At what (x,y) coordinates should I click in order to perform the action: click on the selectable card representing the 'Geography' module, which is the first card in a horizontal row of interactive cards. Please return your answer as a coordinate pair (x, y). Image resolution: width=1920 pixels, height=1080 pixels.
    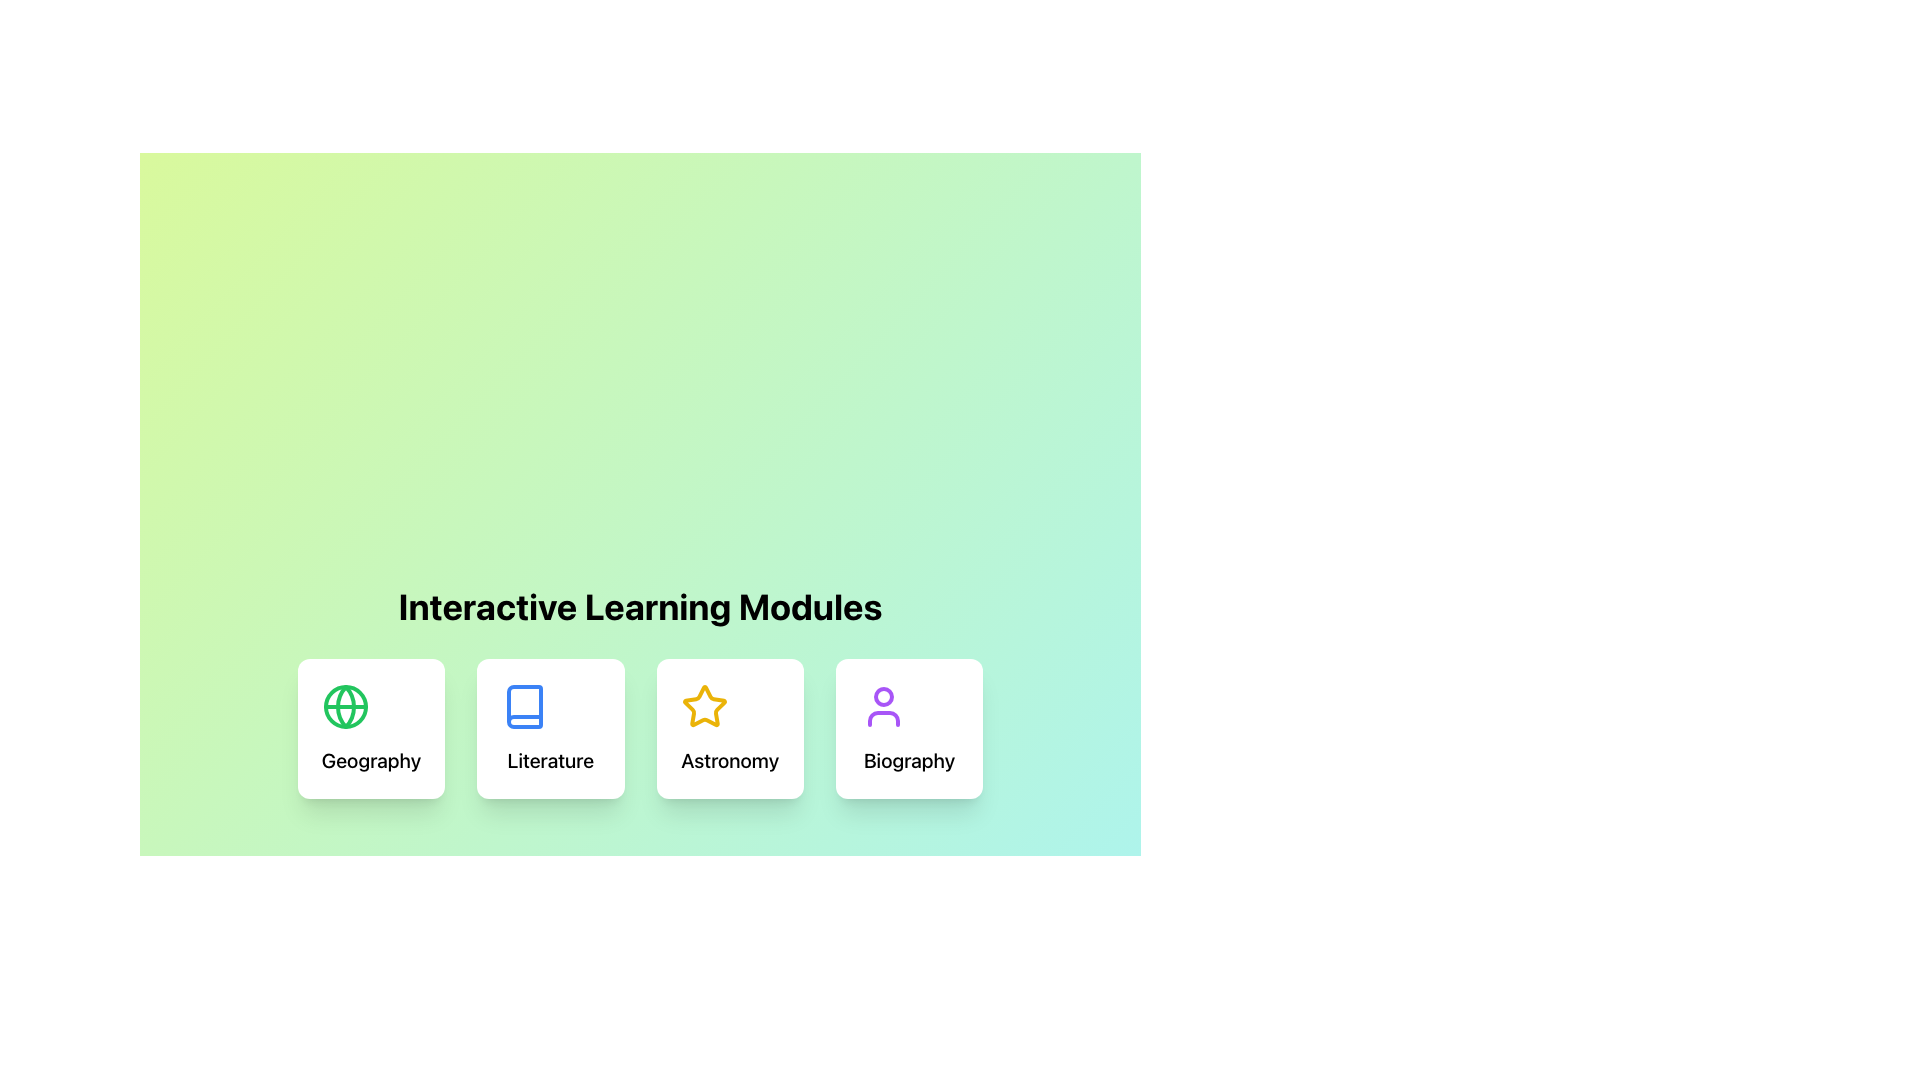
    Looking at the image, I should click on (371, 729).